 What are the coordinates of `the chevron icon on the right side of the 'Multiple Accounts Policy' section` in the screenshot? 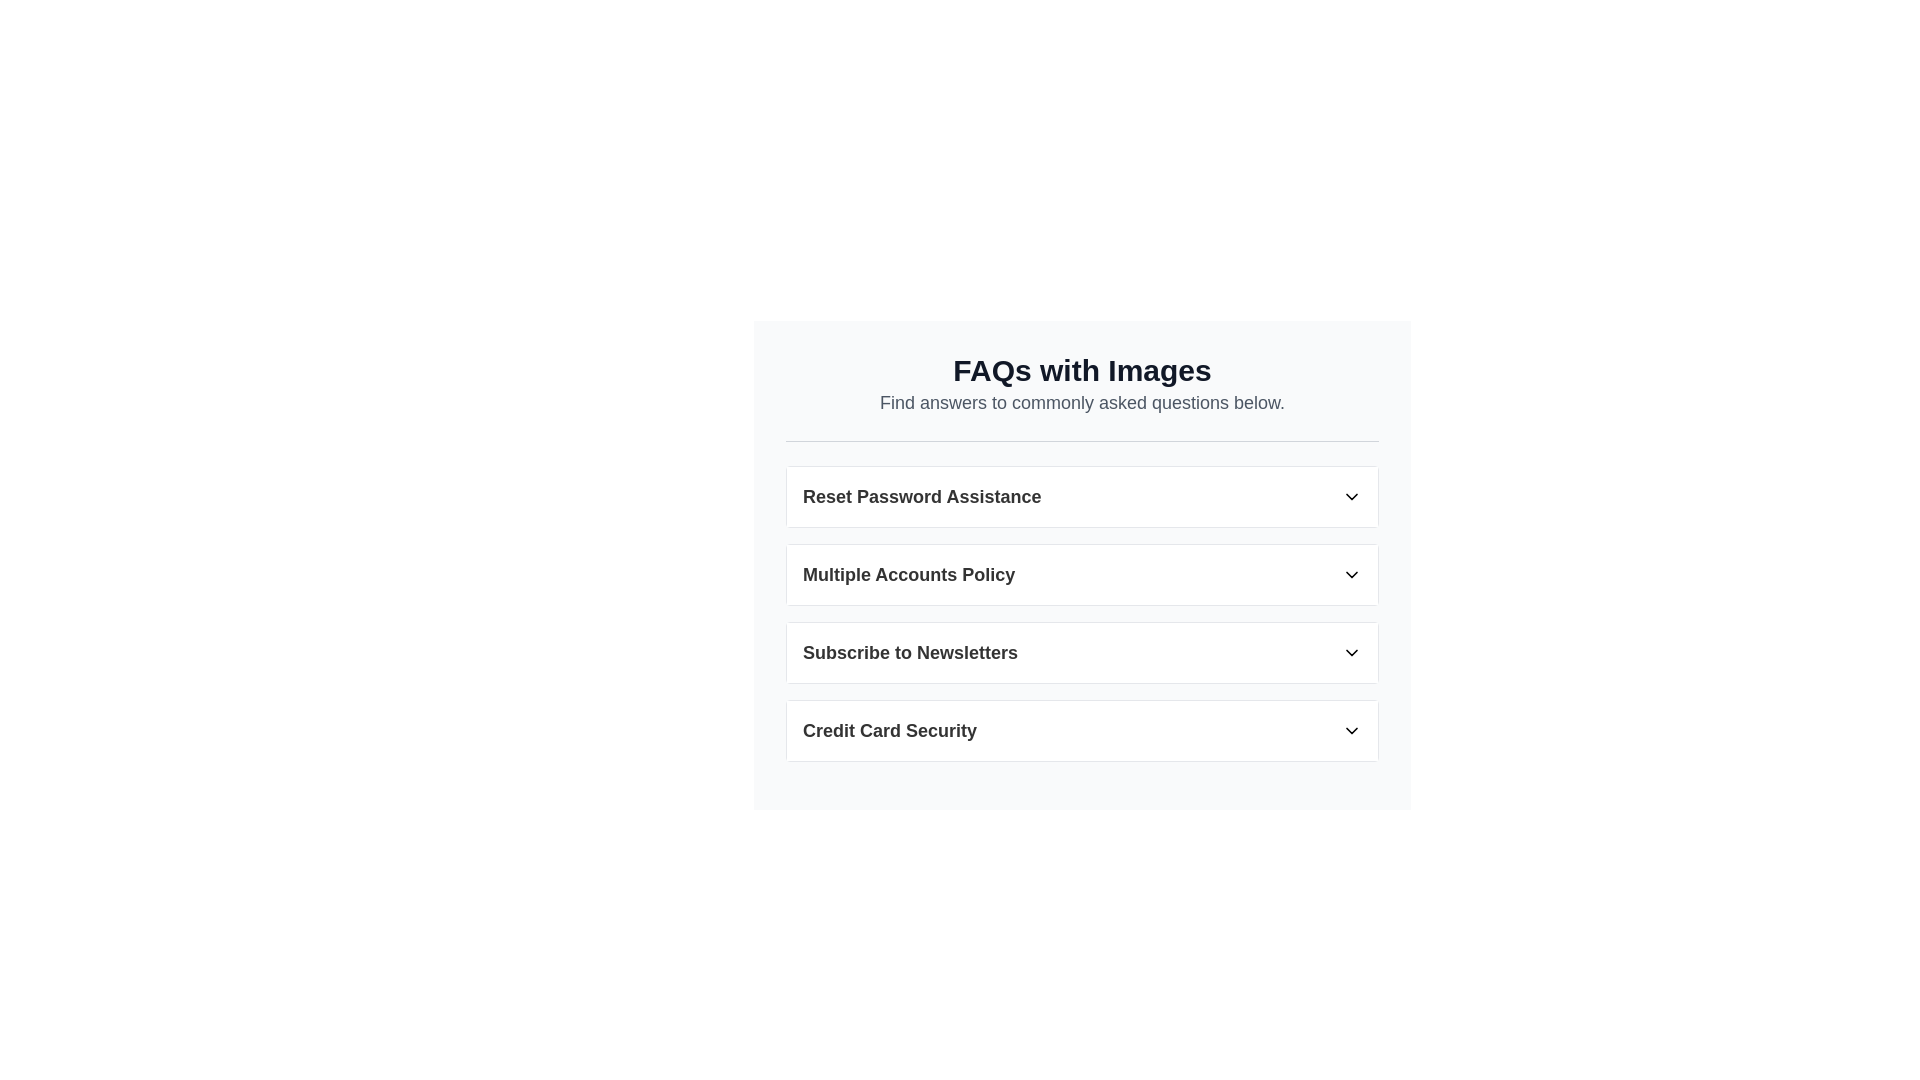 It's located at (1352, 574).